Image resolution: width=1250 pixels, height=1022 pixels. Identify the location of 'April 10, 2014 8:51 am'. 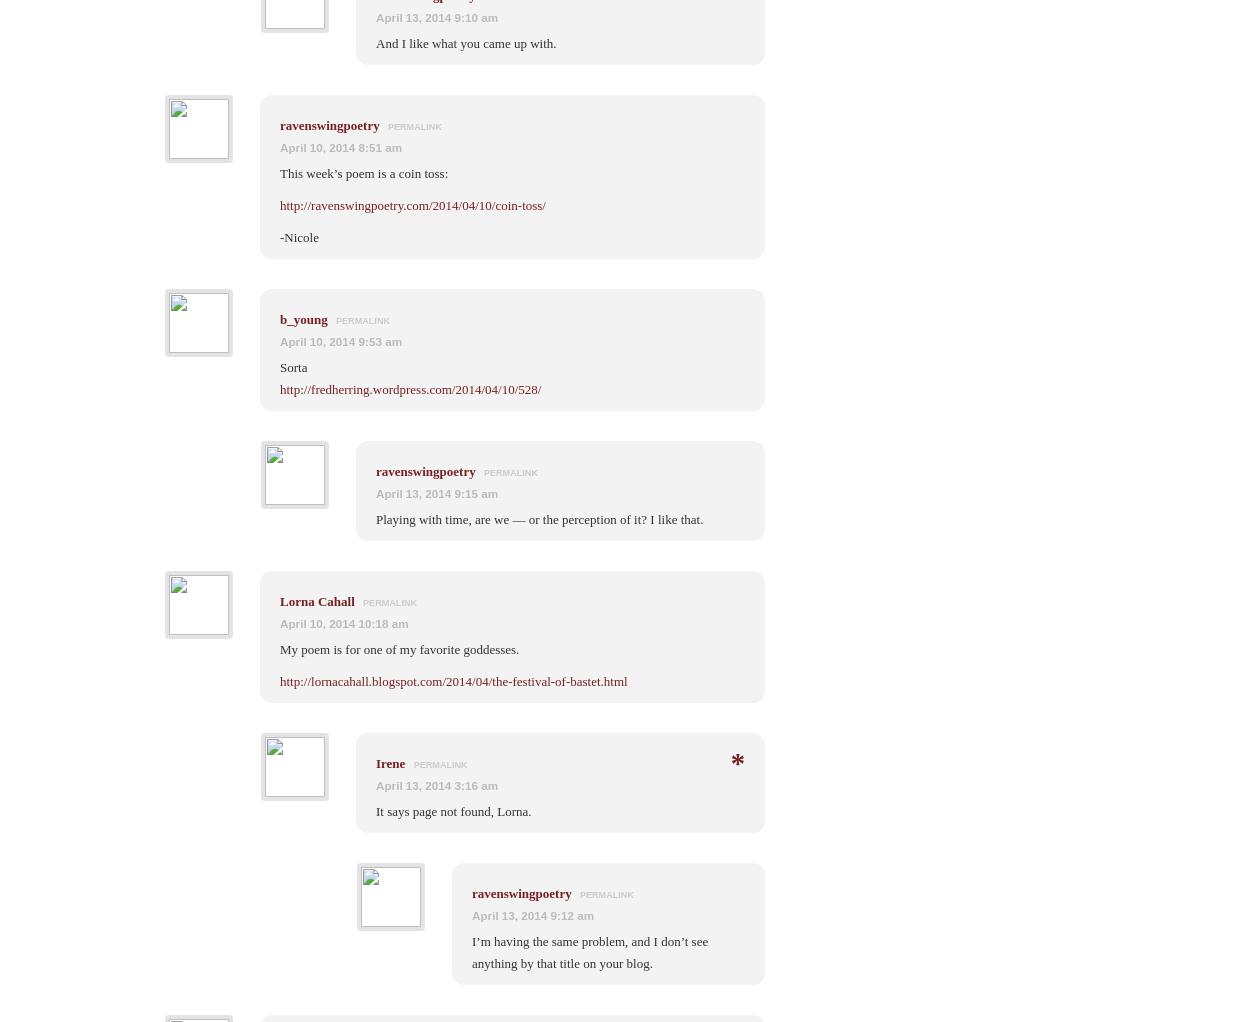
(340, 146).